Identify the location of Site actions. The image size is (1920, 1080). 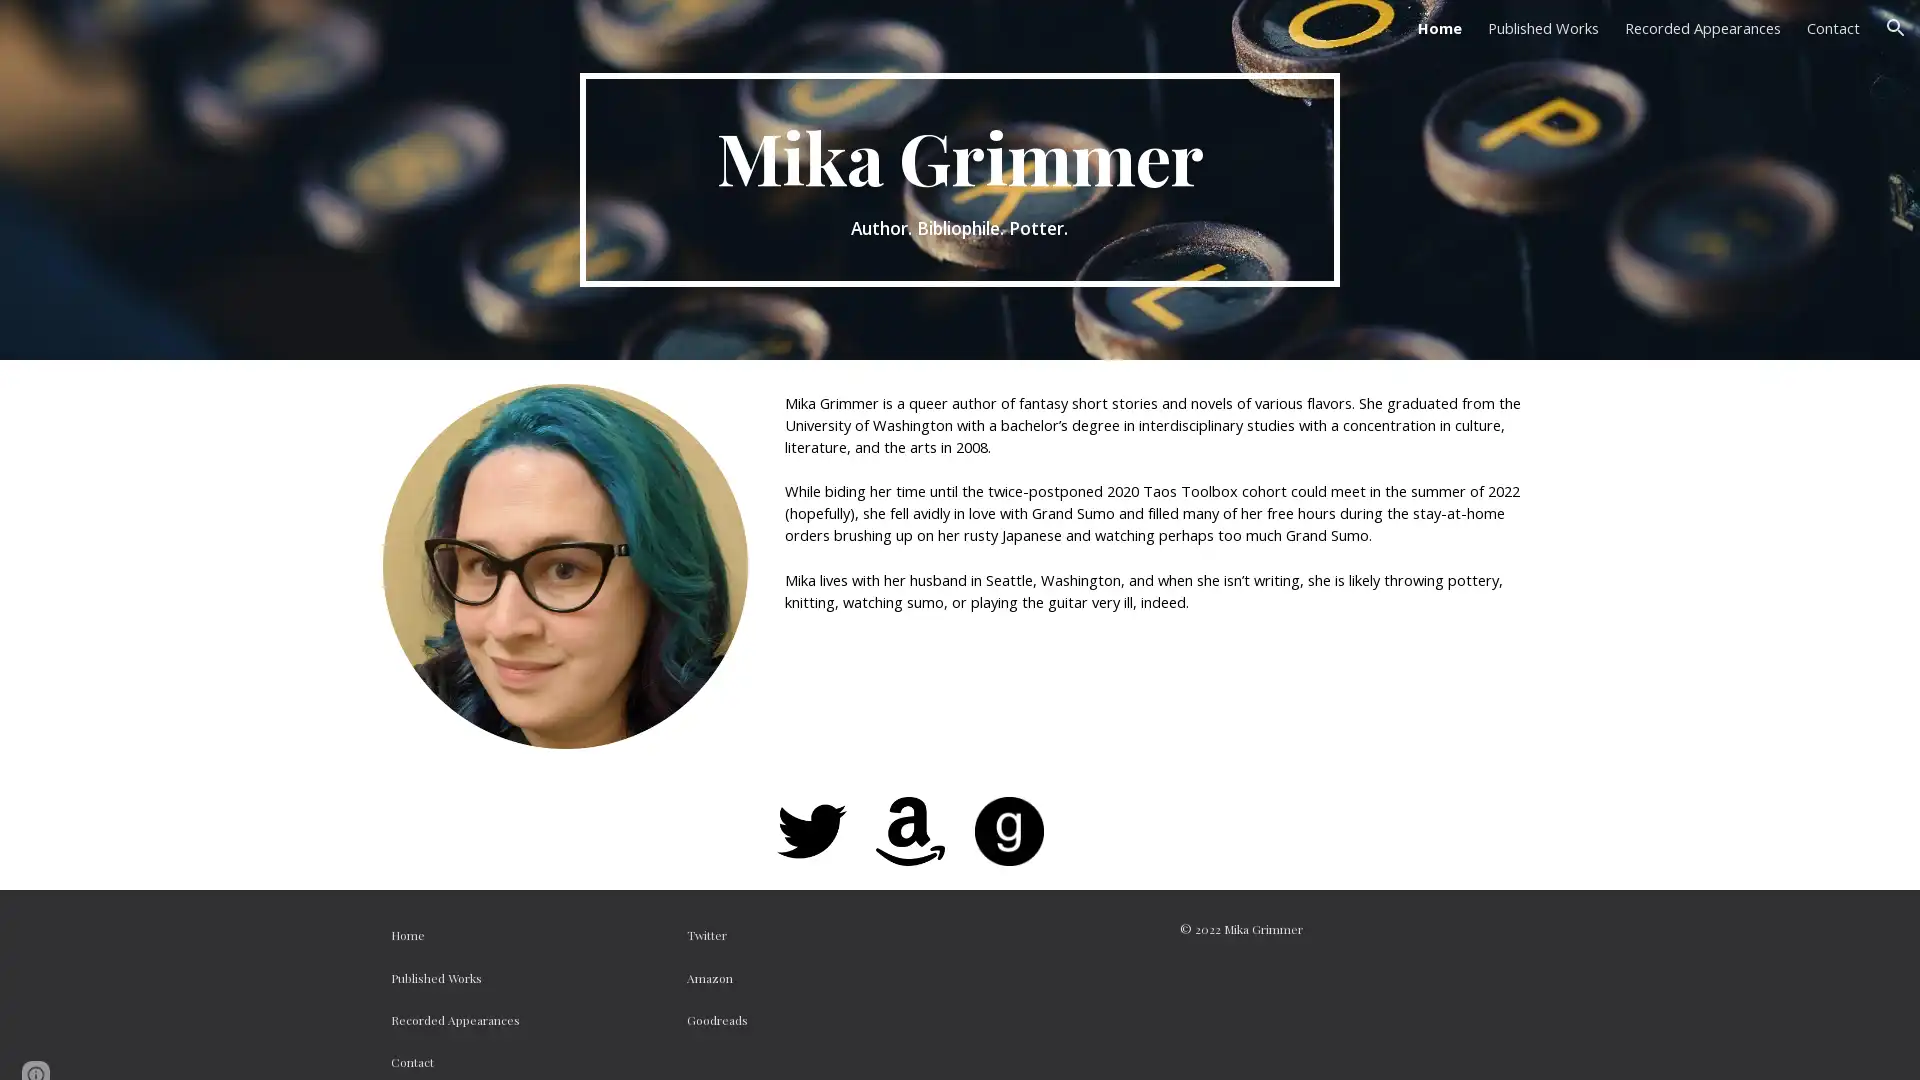
(35, 1044).